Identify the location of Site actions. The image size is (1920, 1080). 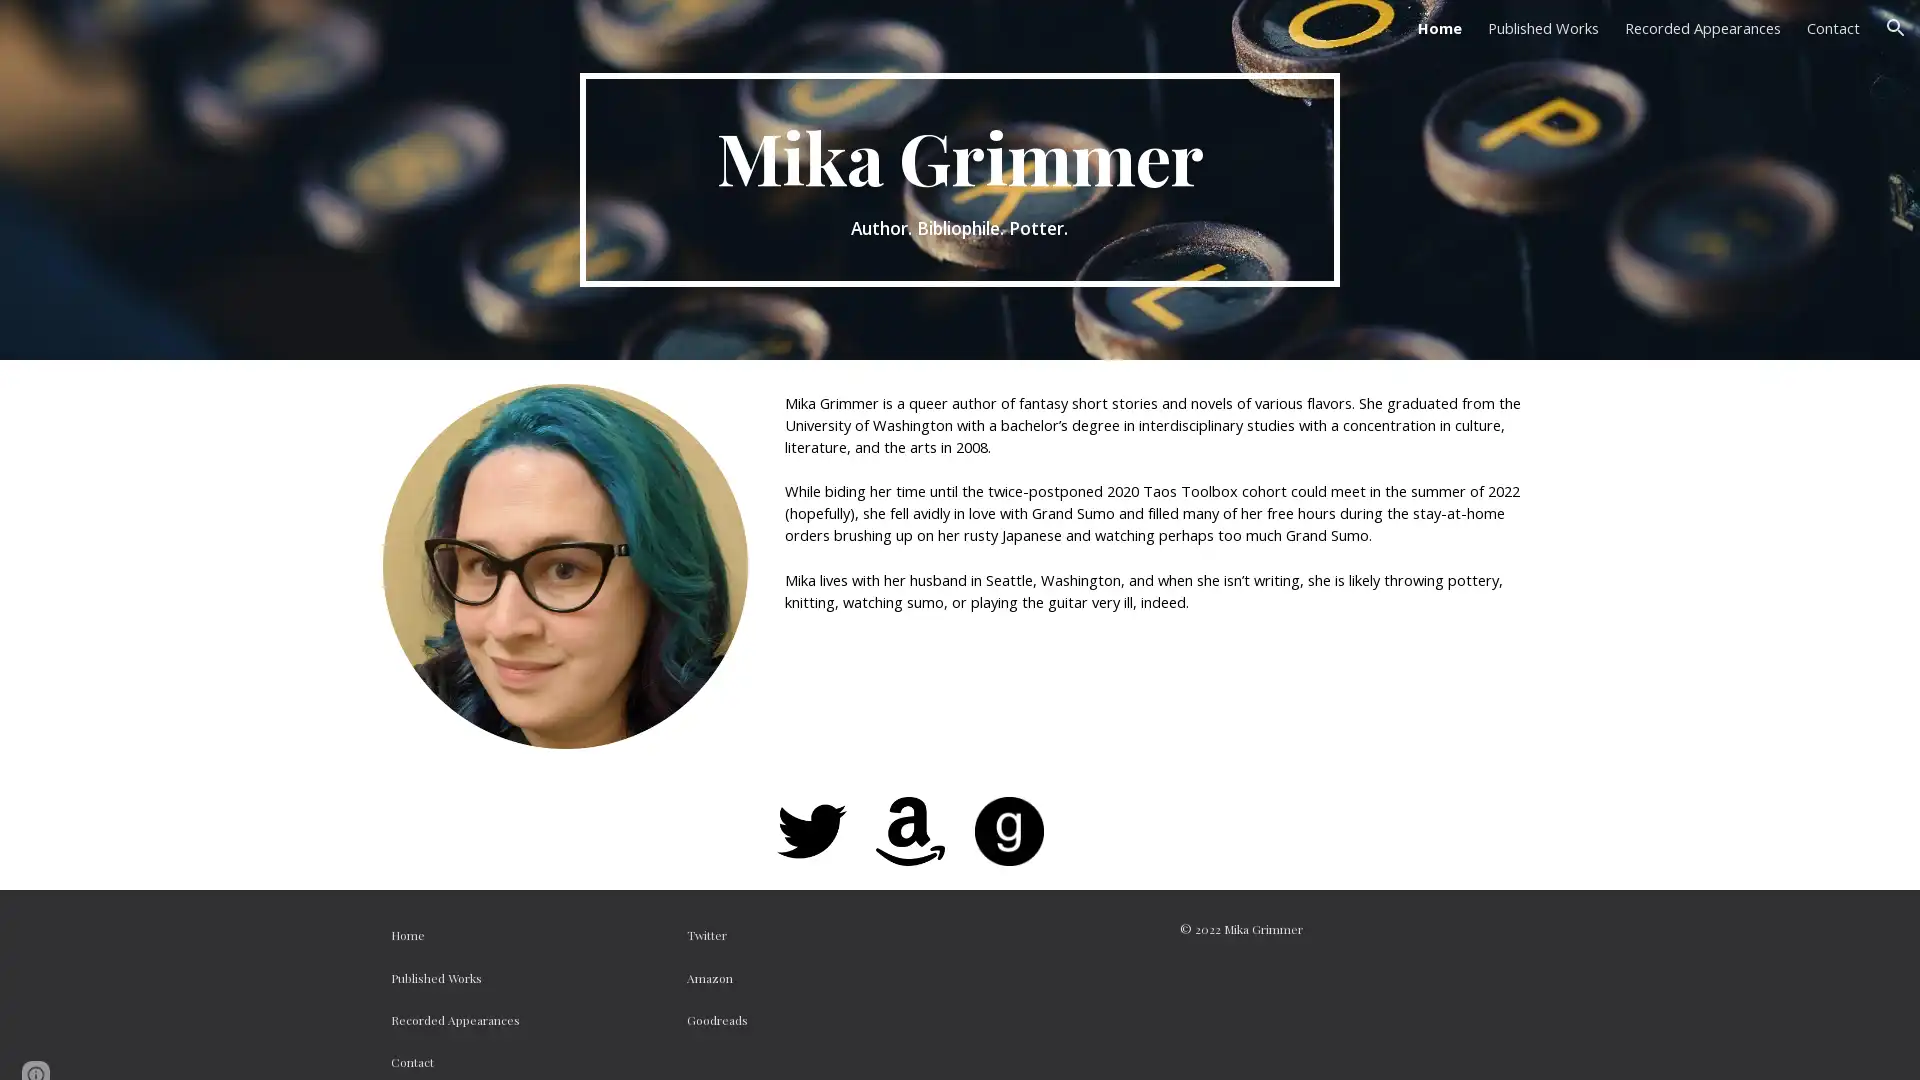
(35, 1044).